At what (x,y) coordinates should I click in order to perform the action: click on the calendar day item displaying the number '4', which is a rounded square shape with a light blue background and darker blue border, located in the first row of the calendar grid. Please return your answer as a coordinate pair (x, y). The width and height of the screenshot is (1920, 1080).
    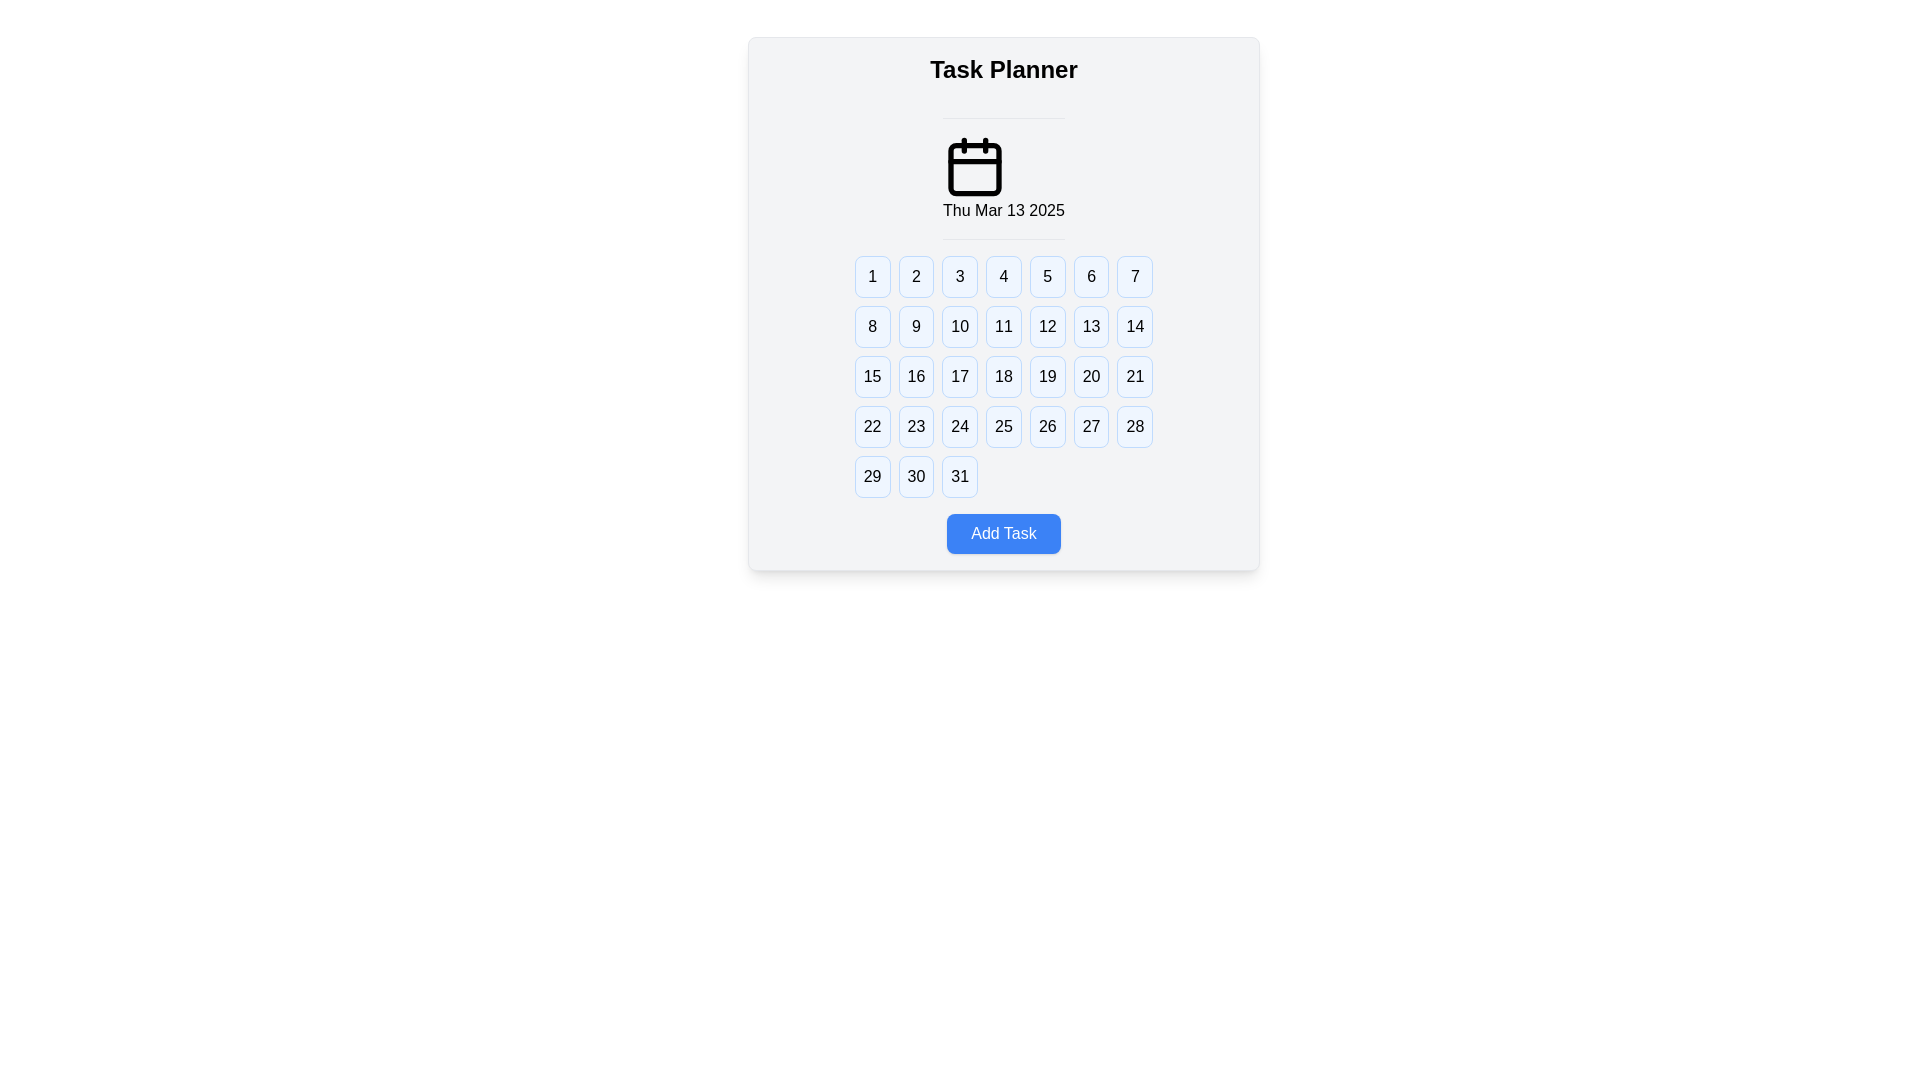
    Looking at the image, I should click on (1003, 277).